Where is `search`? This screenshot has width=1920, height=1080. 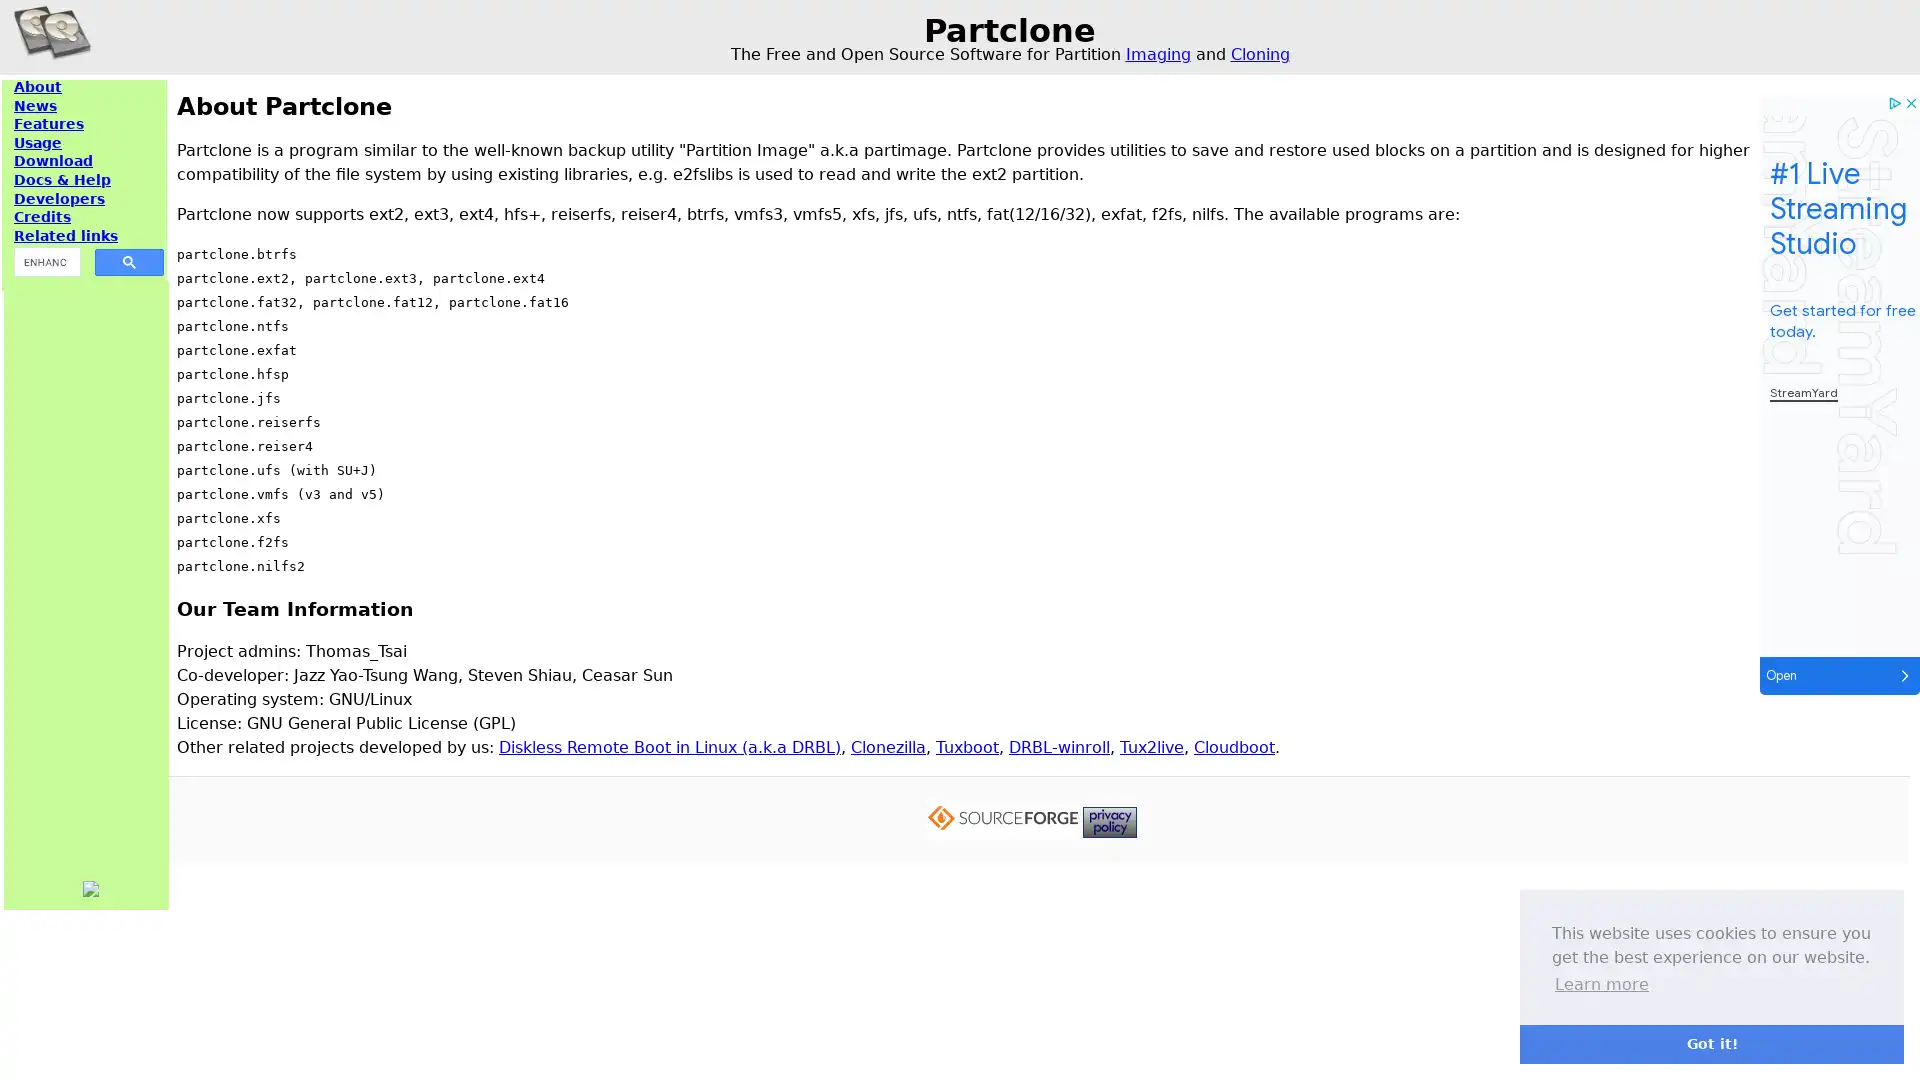 search is located at coordinates (128, 260).